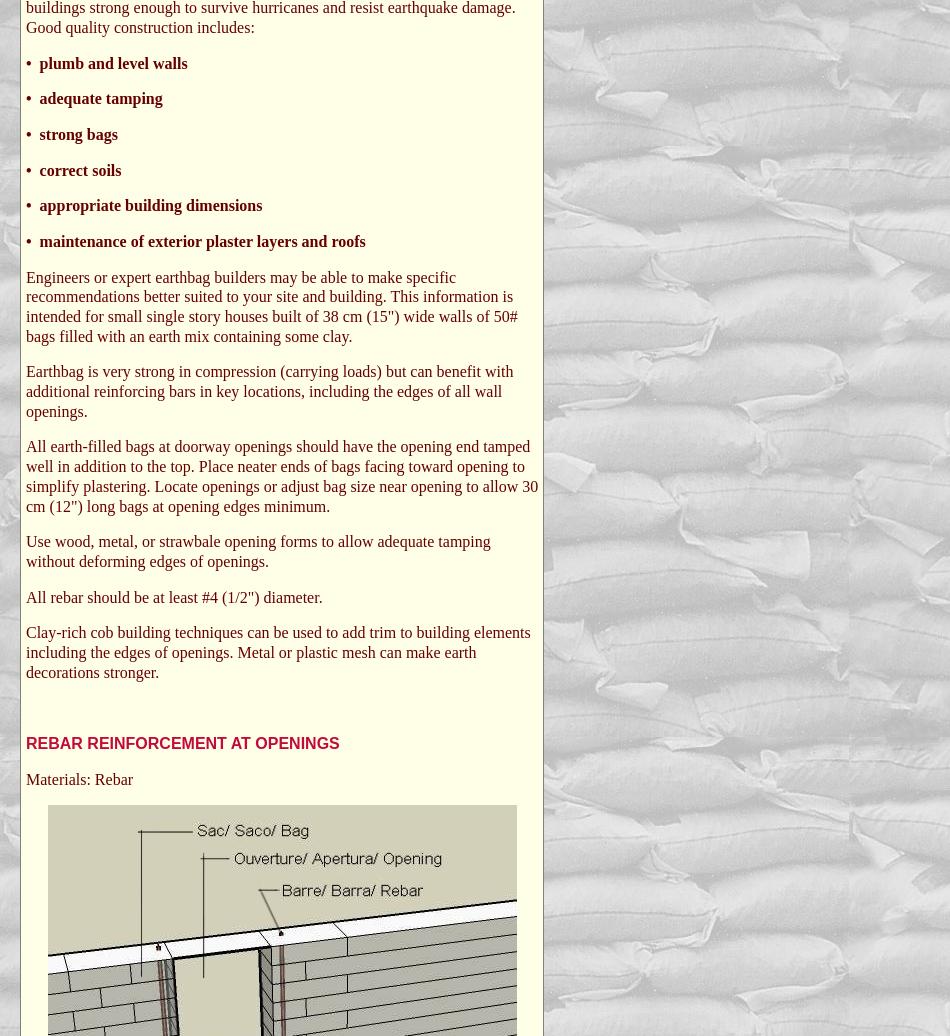  What do you see at coordinates (182, 743) in the screenshot?
I see `'REBAR REINFORCEMENT AT OPENINGS'` at bounding box center [182, 743].